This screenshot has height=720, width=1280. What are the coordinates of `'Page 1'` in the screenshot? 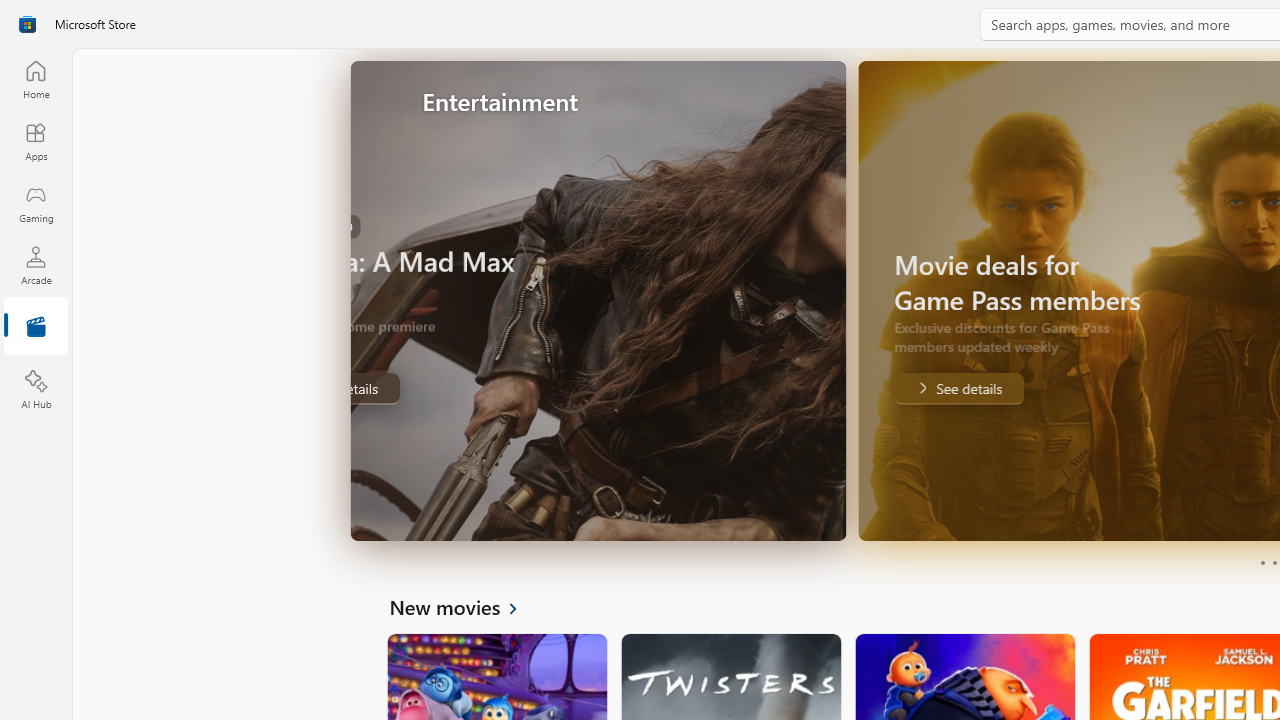 It's located at (1261, 563).